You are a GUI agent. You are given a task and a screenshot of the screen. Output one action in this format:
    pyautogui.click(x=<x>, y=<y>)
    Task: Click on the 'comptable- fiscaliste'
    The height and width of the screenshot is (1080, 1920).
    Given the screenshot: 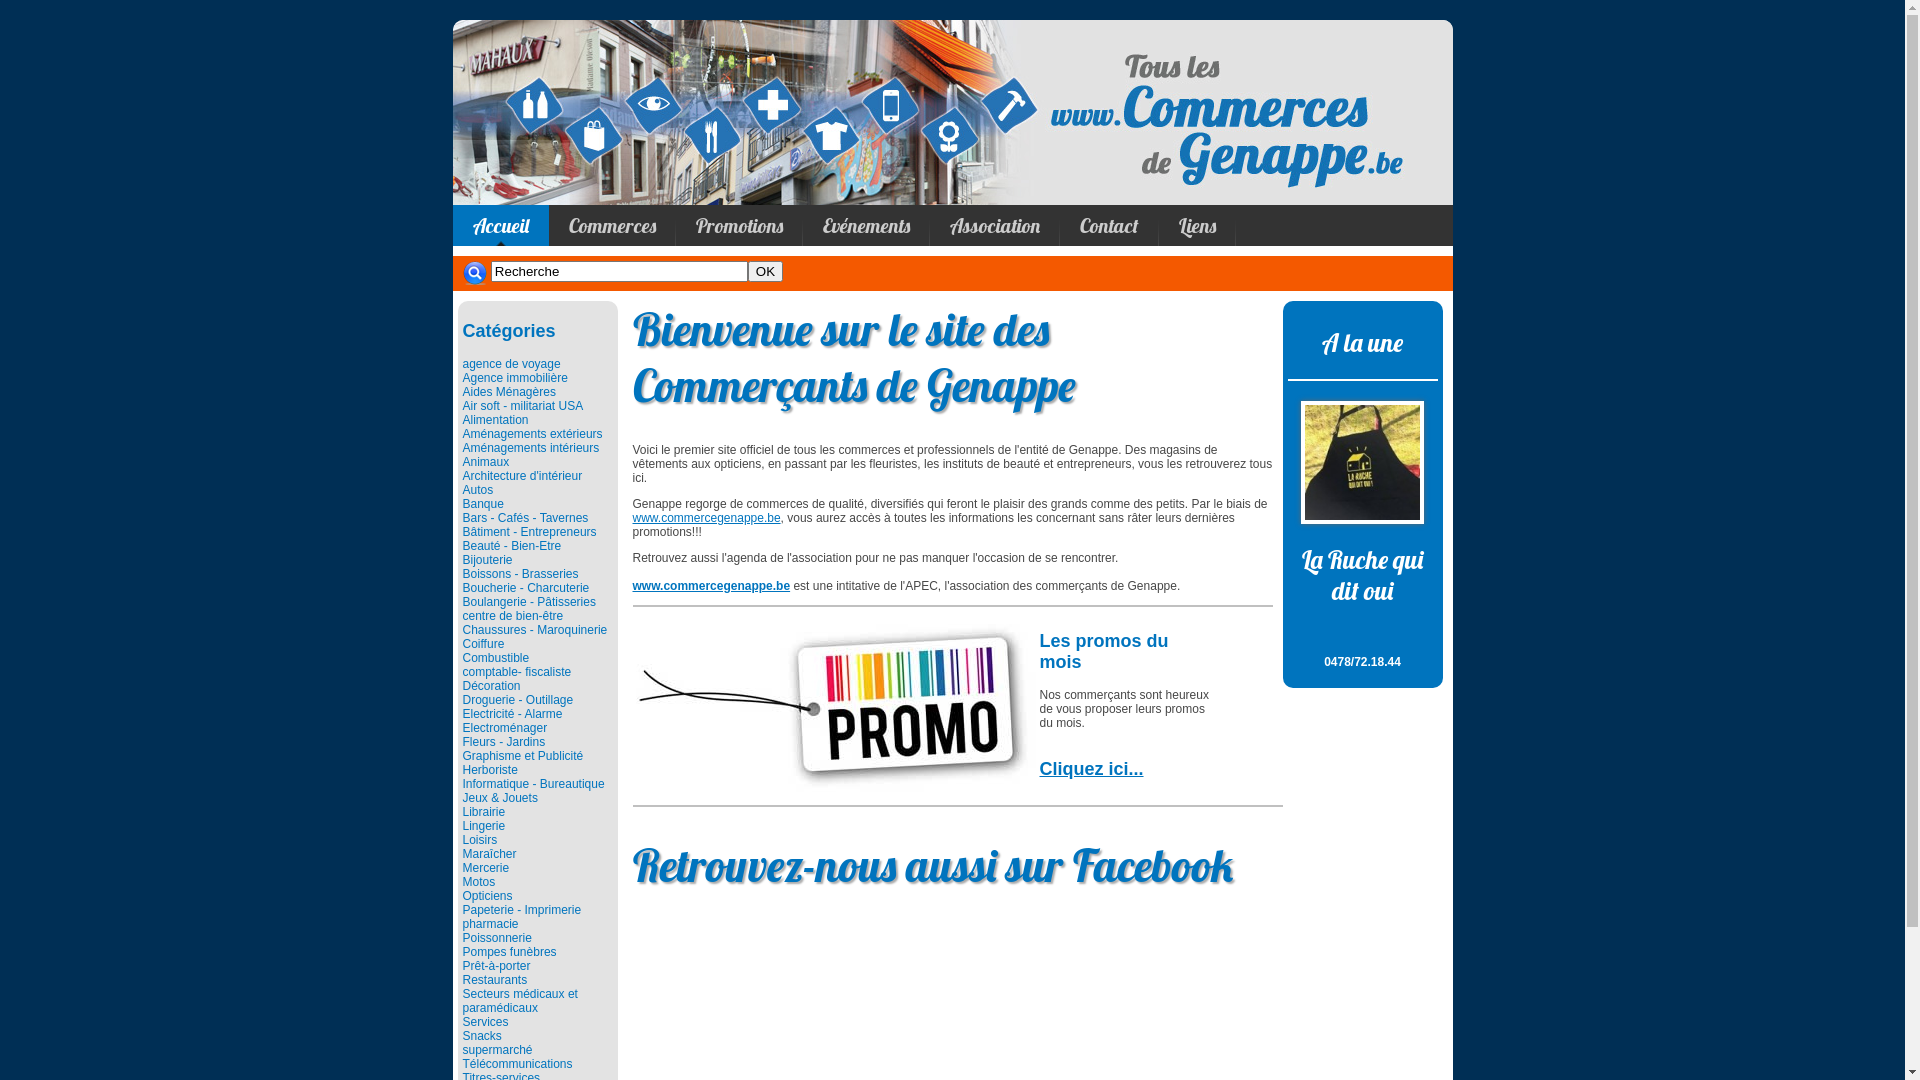 What is the action you would take?
    pyautogui.click(x=516, y=671)
    